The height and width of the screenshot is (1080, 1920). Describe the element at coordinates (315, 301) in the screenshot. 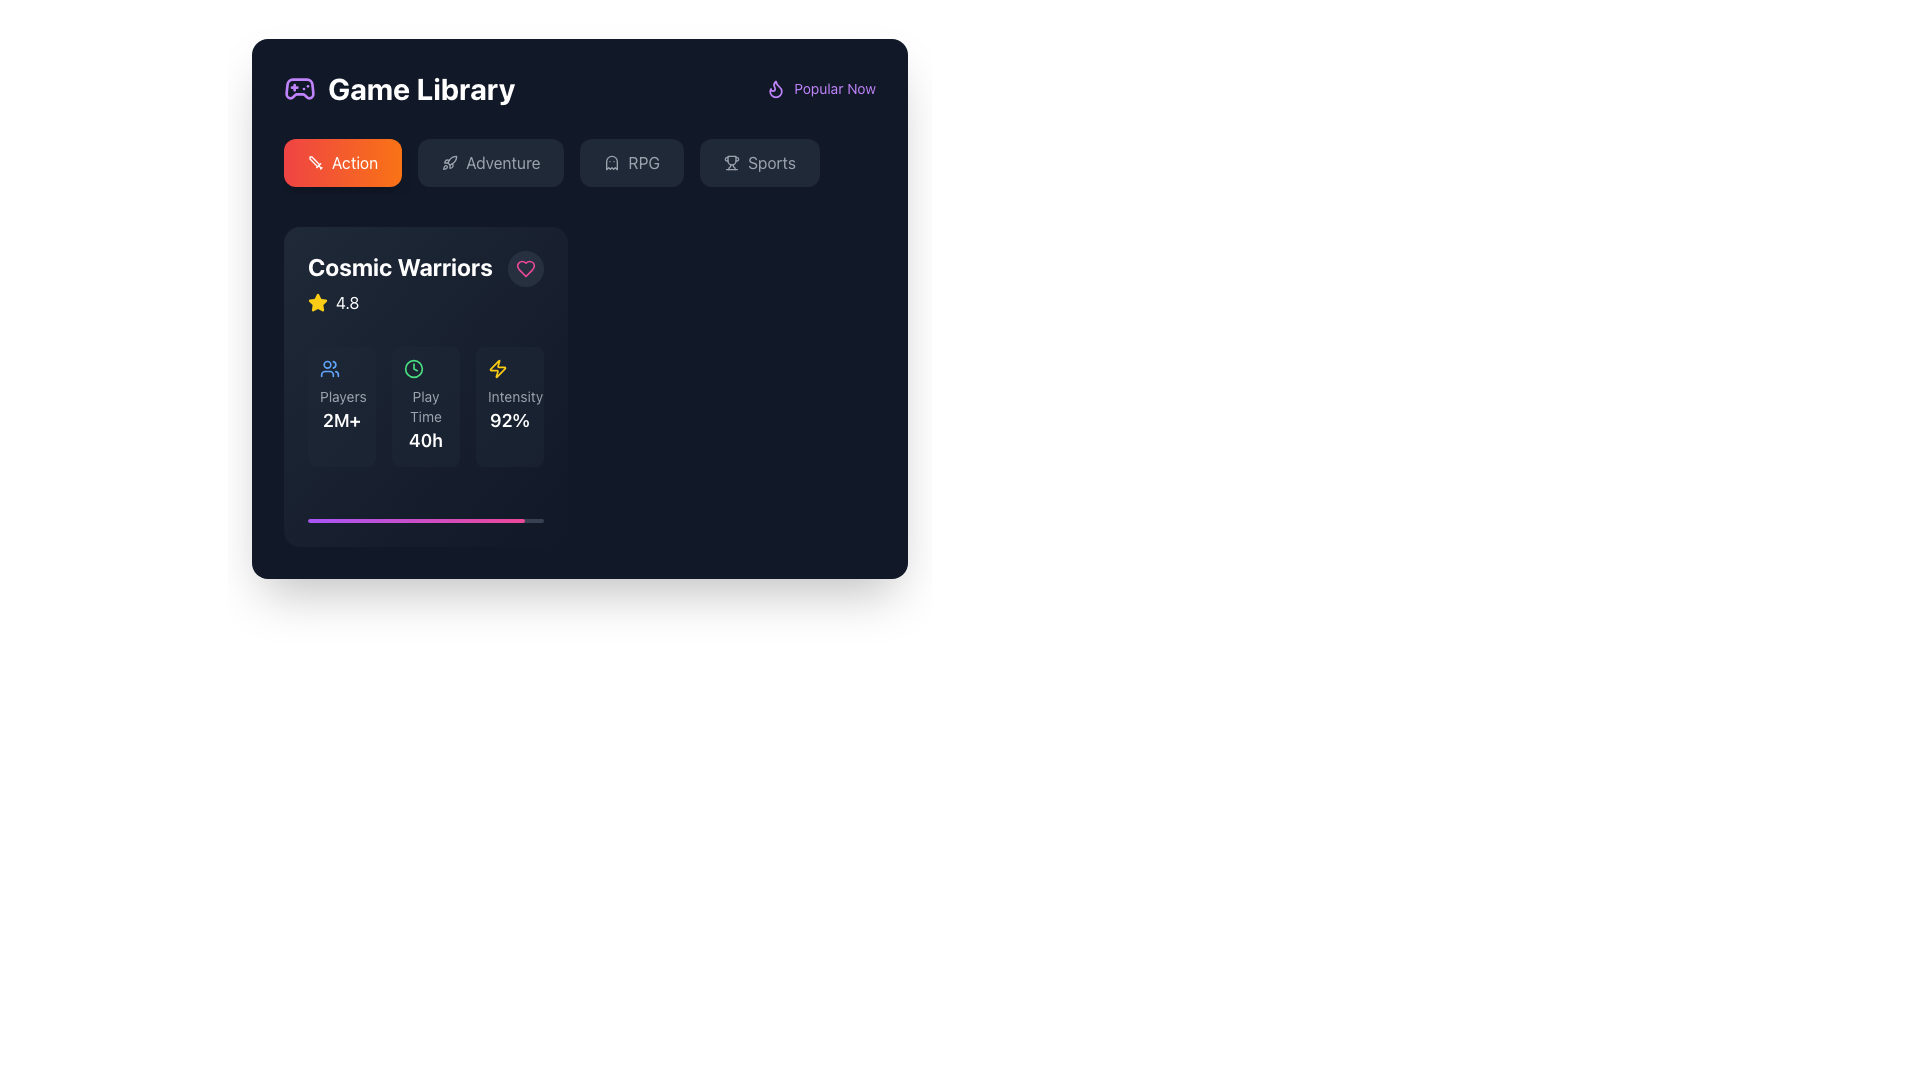

I see `the interactive rating or favorite icon located centrally within the graphic card labeled 'Cosmic Warriors', positioned to the right of the numeric rating '4.8'` at that location.